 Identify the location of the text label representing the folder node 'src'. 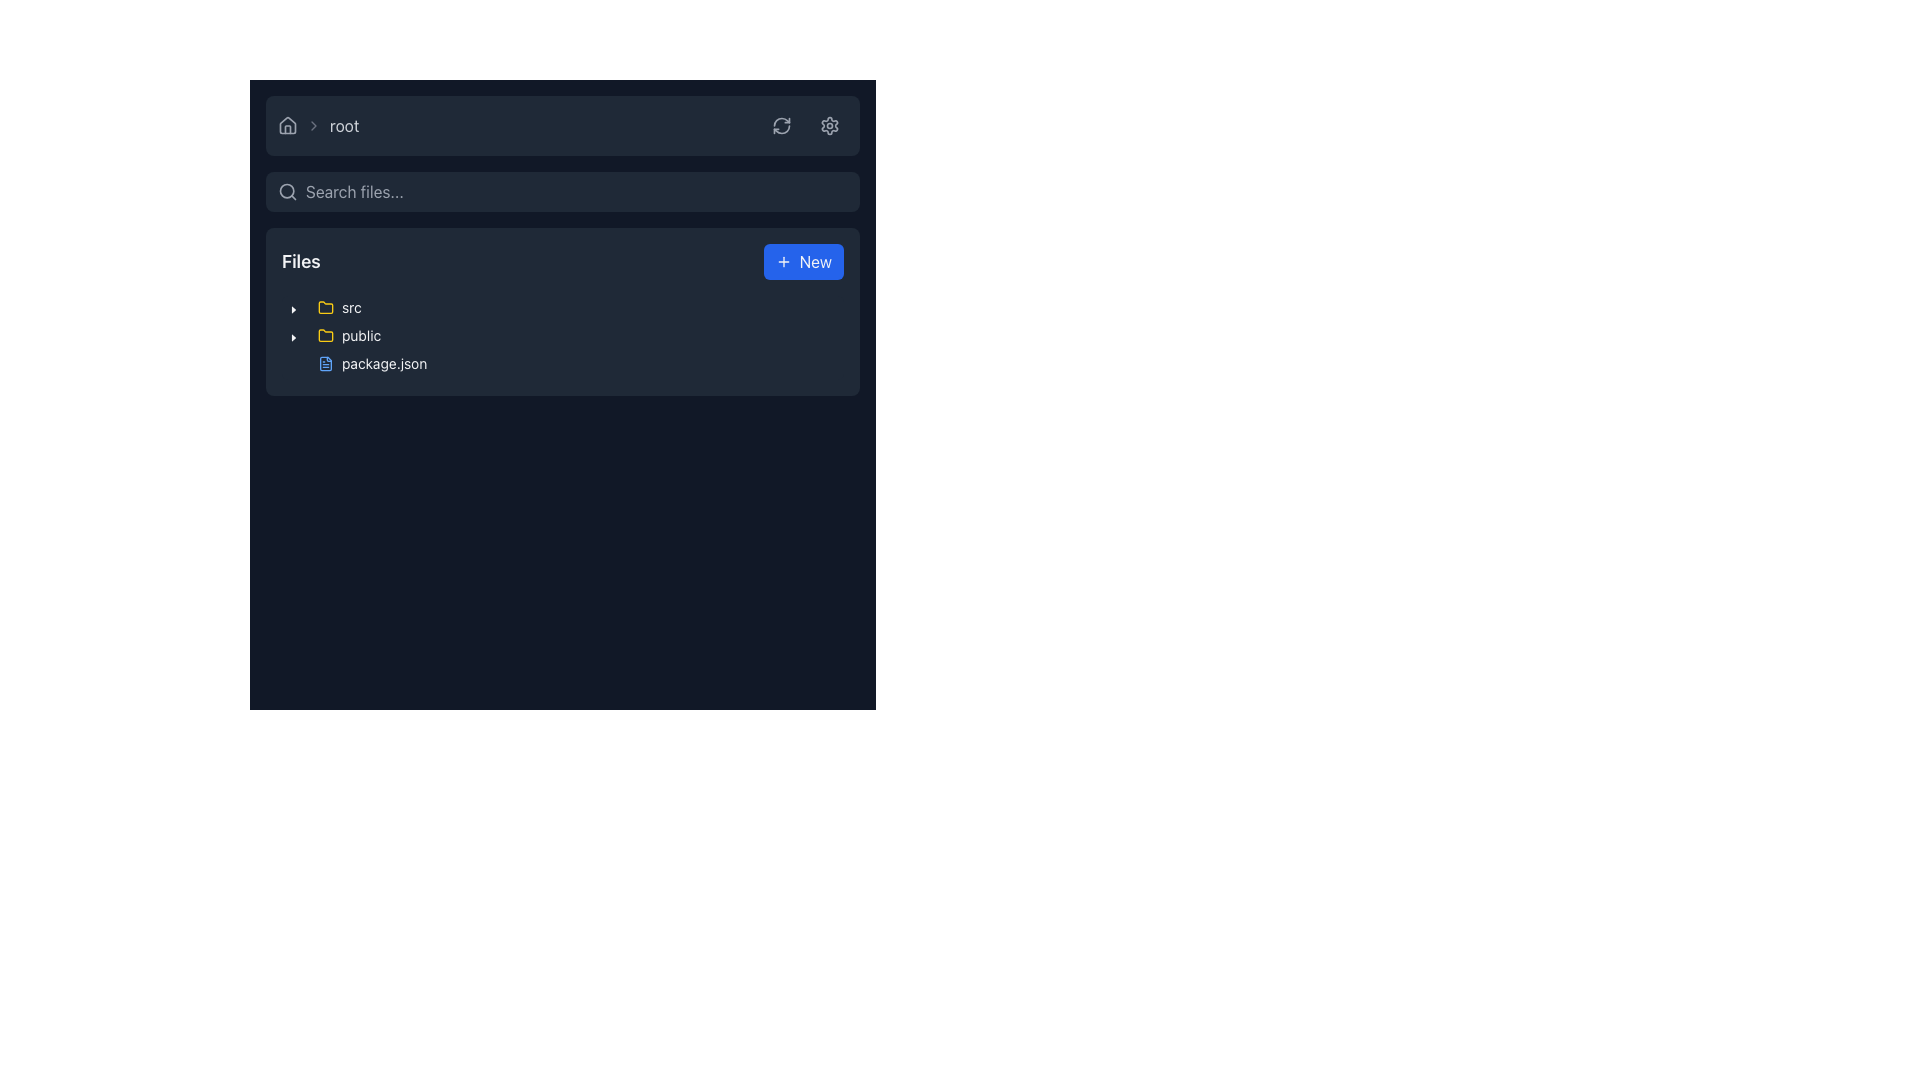
(339, 308).